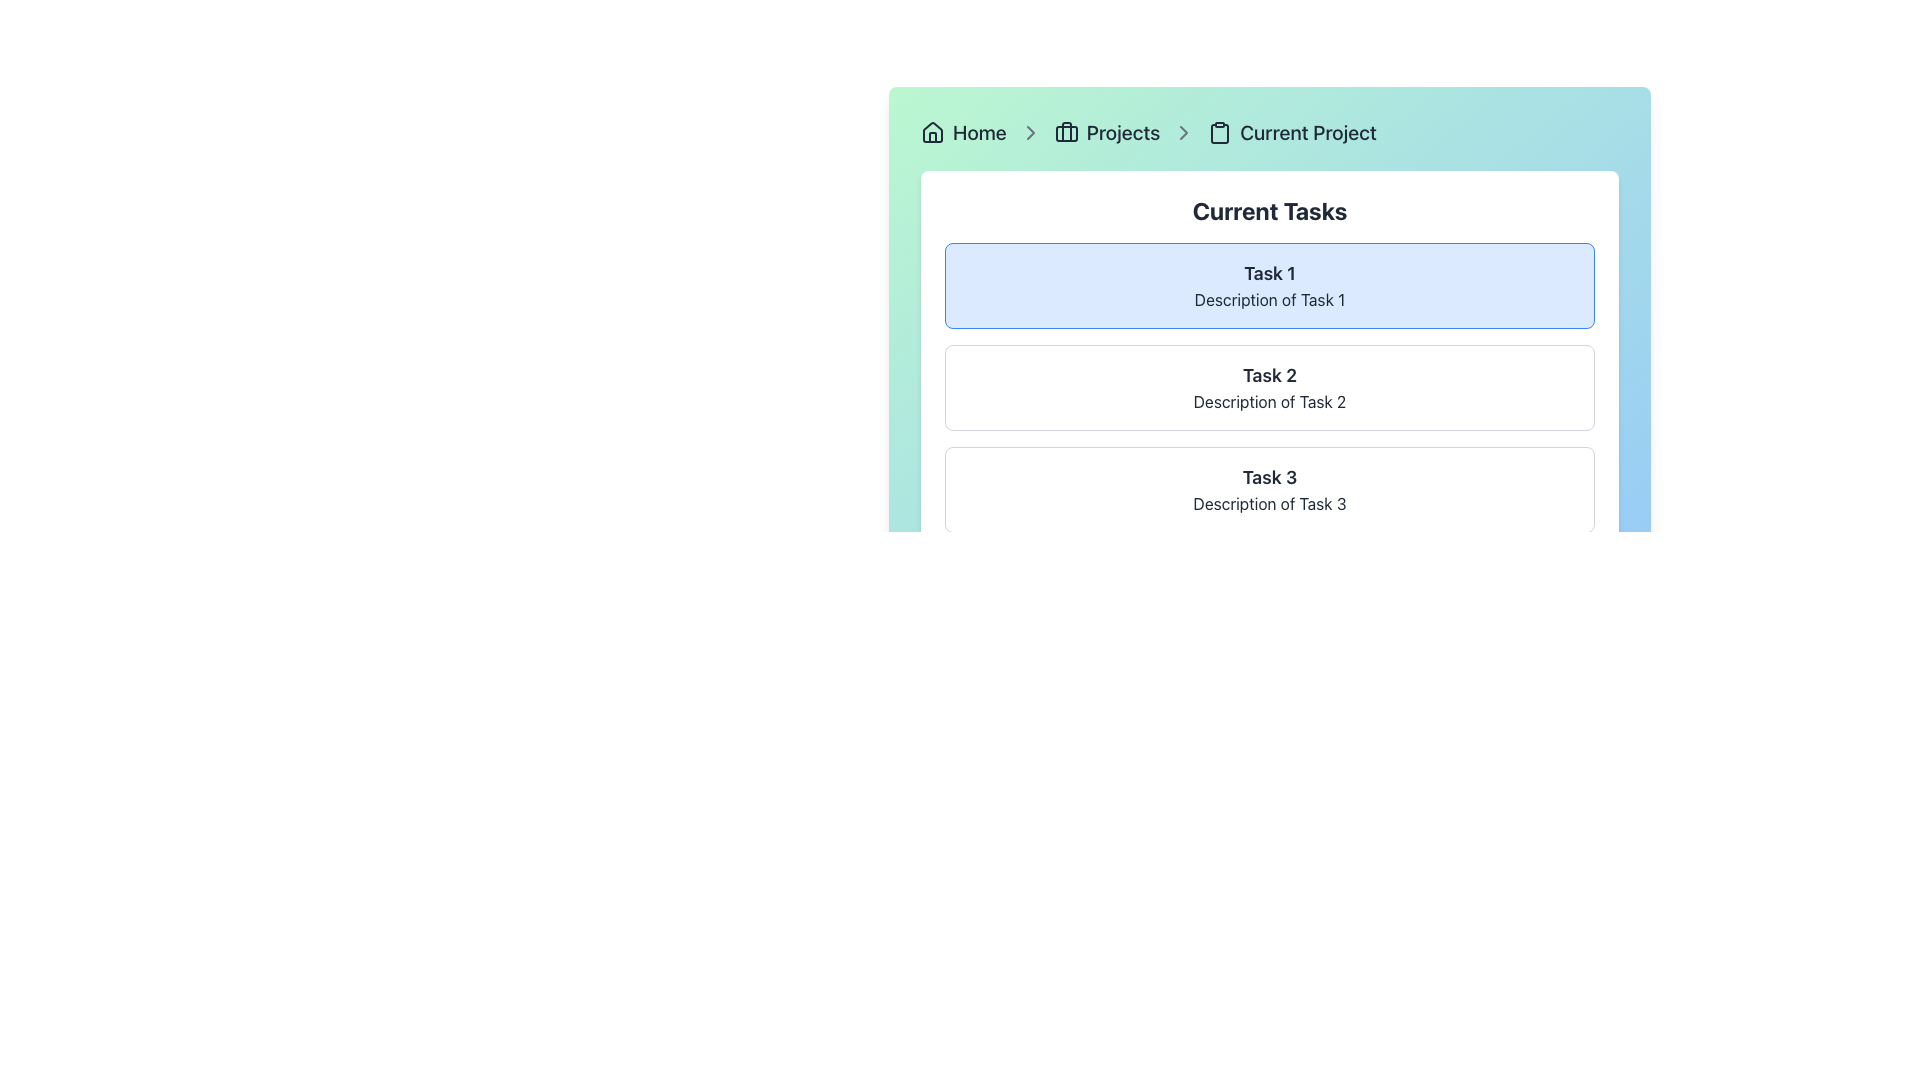  I want to click on the third visible hyperlink in the breadcrumb navigation structure, so click(1123, 132).